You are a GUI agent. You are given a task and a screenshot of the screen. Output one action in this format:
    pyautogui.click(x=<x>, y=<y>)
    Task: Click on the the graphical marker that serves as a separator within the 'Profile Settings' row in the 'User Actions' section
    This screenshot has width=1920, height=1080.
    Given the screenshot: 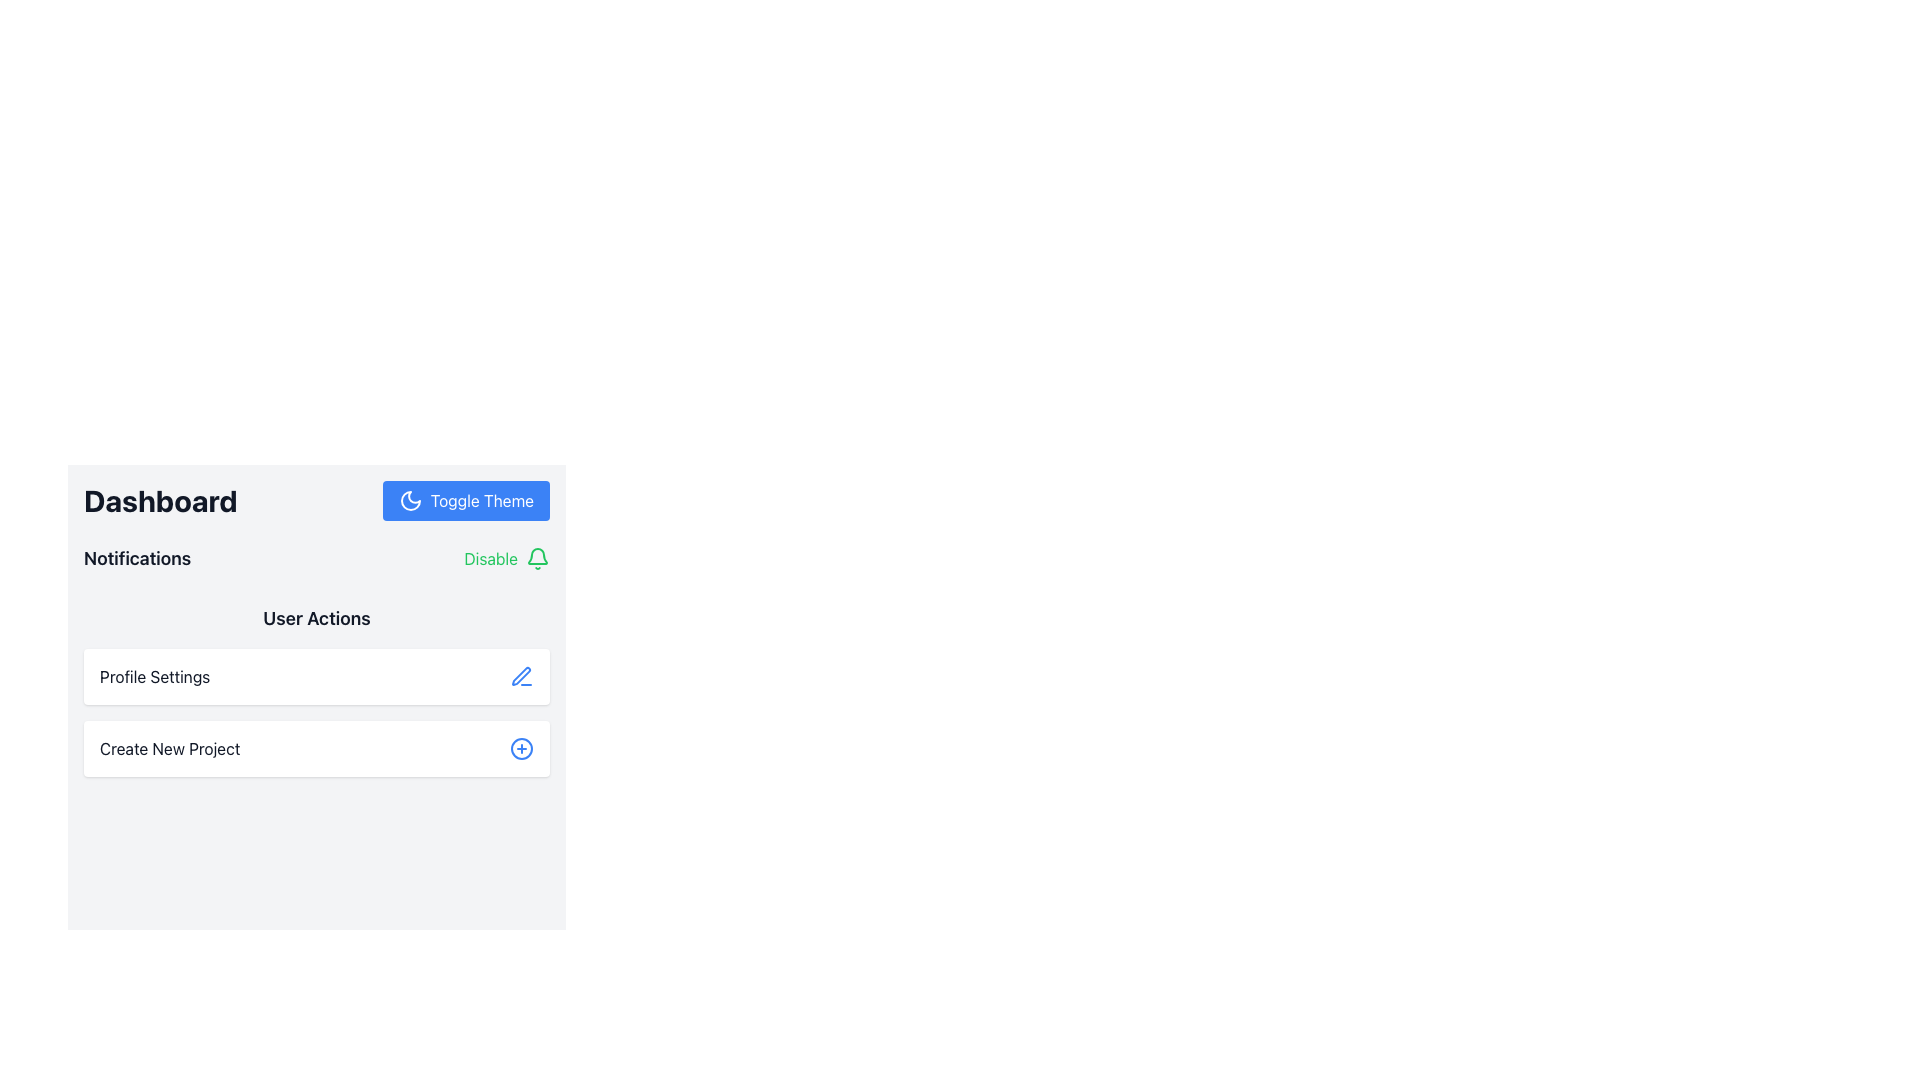 What is the action you would take?
    pyautogui.click(x=315, y=660)
    